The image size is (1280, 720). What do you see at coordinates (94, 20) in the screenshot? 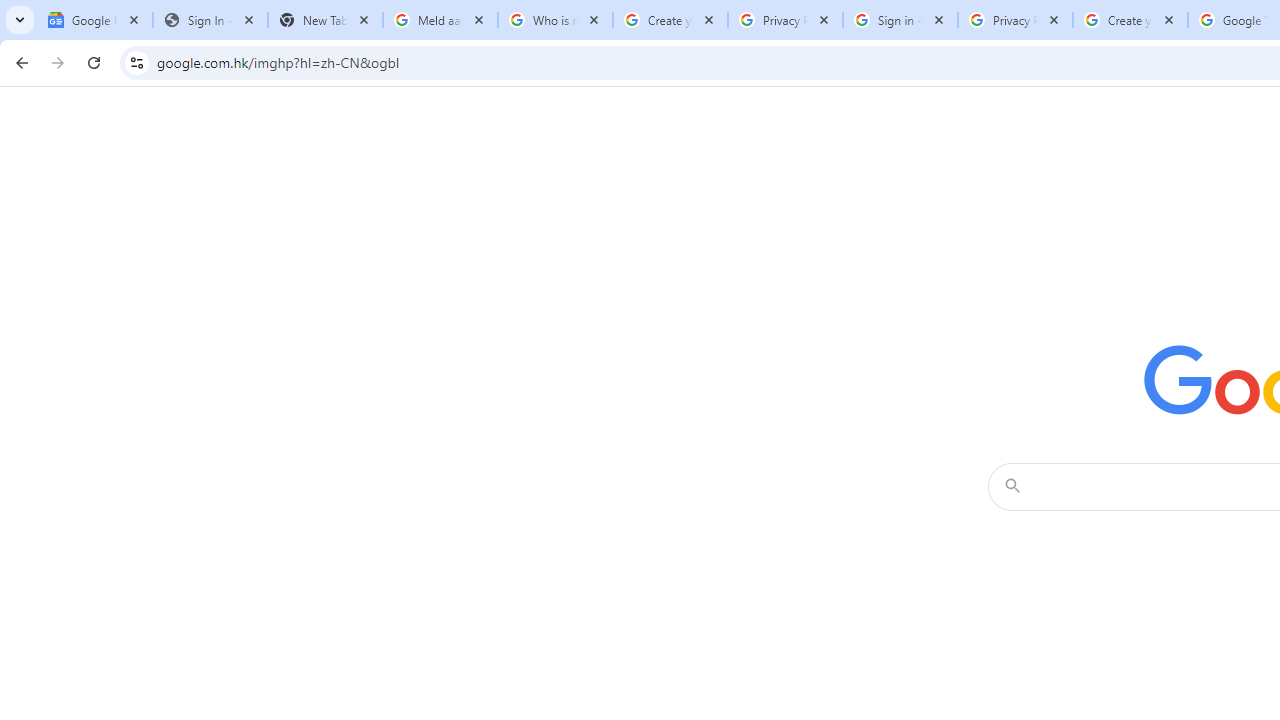
I see `'Google News'` at bounding box center [94, 20].